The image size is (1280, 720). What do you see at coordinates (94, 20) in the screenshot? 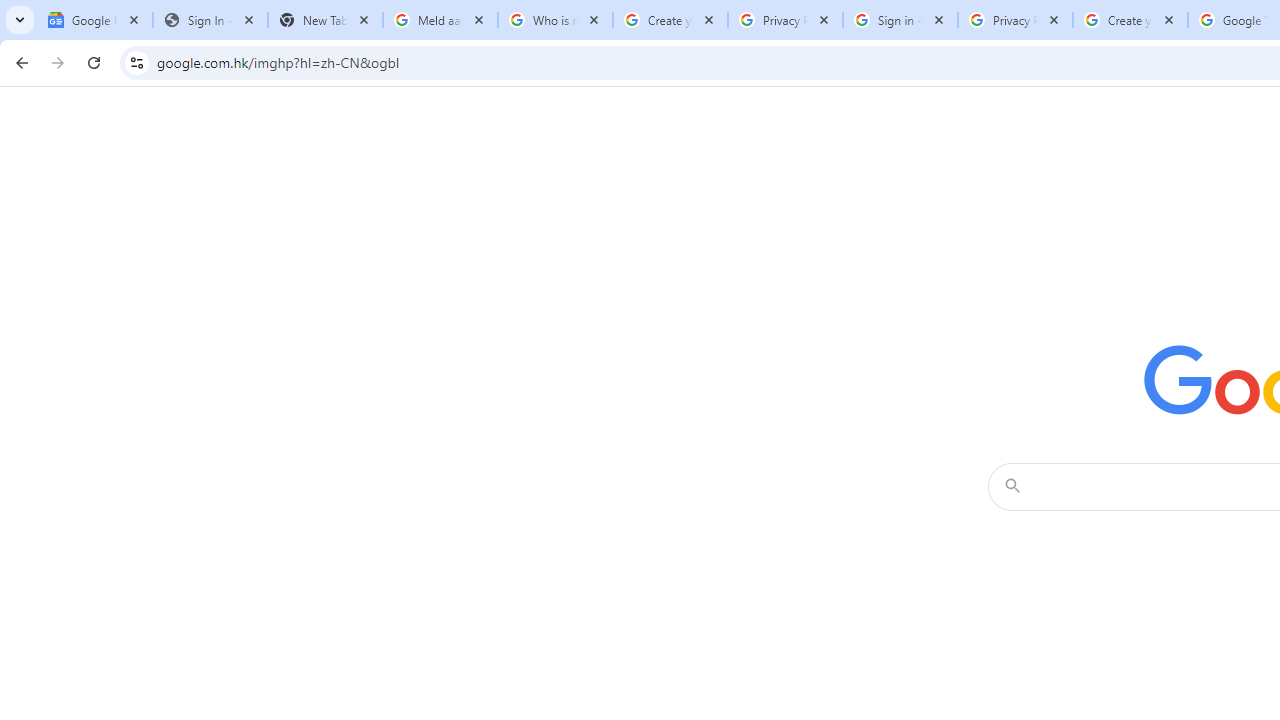
I see `'Google News'` at bounding box center [94, 20].